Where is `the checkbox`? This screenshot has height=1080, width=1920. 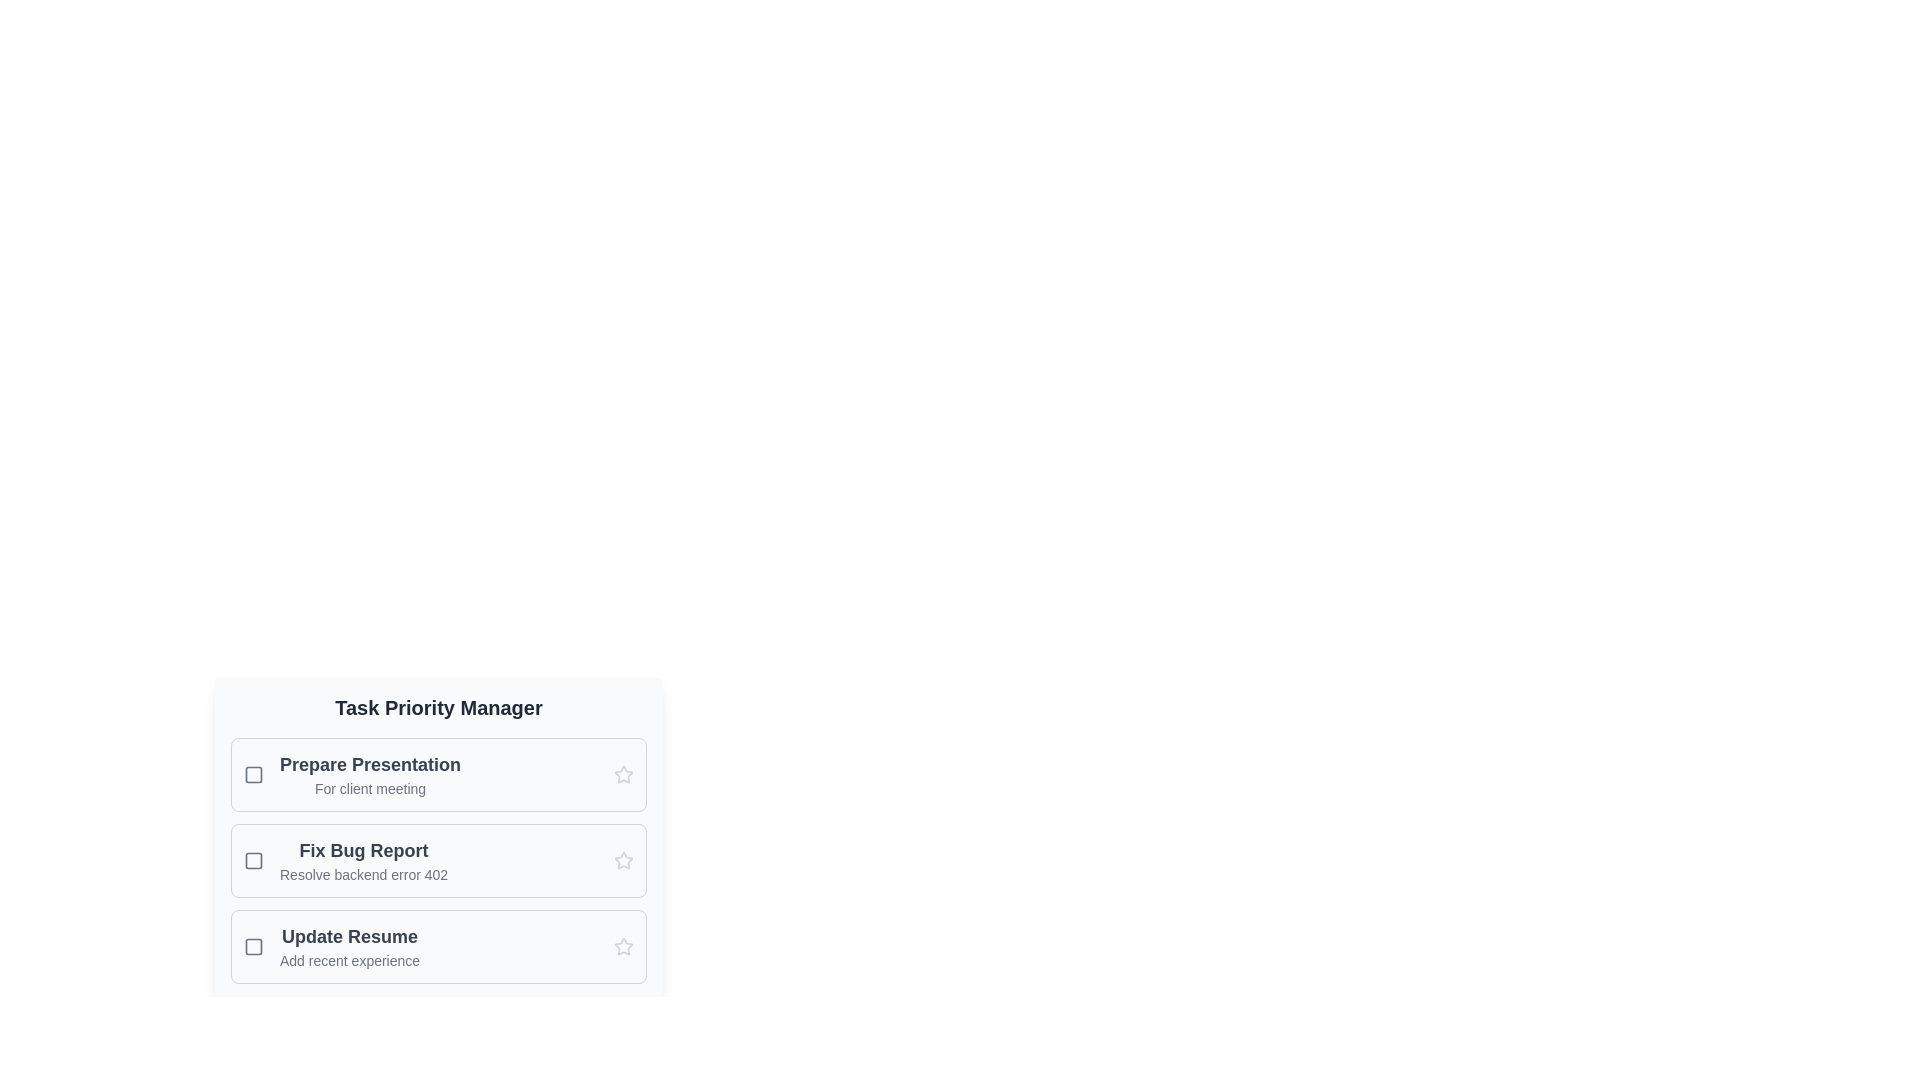 the checkbox is located at coordinates (253, 859).